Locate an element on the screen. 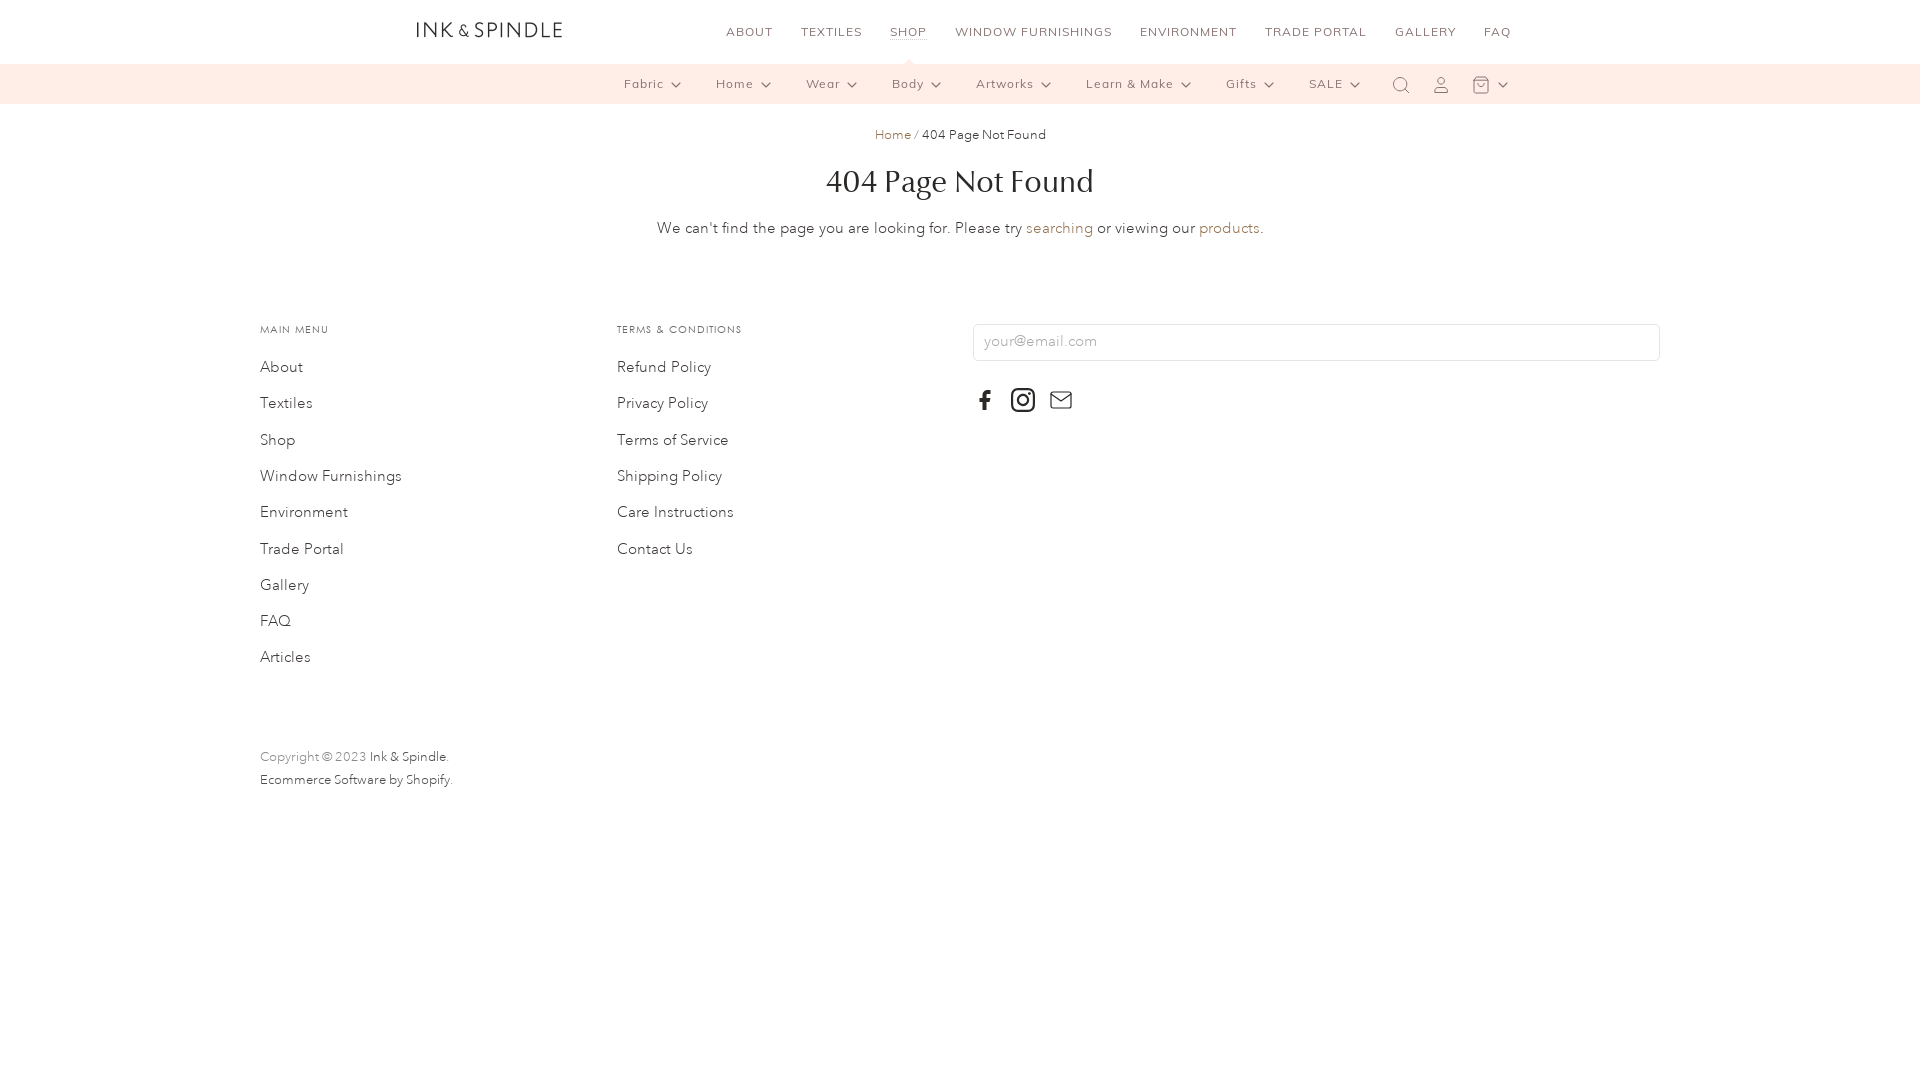 Image resolution: width=1920 pixels, height=1080 pixels. 'About' is located at coordinates (280, 367).